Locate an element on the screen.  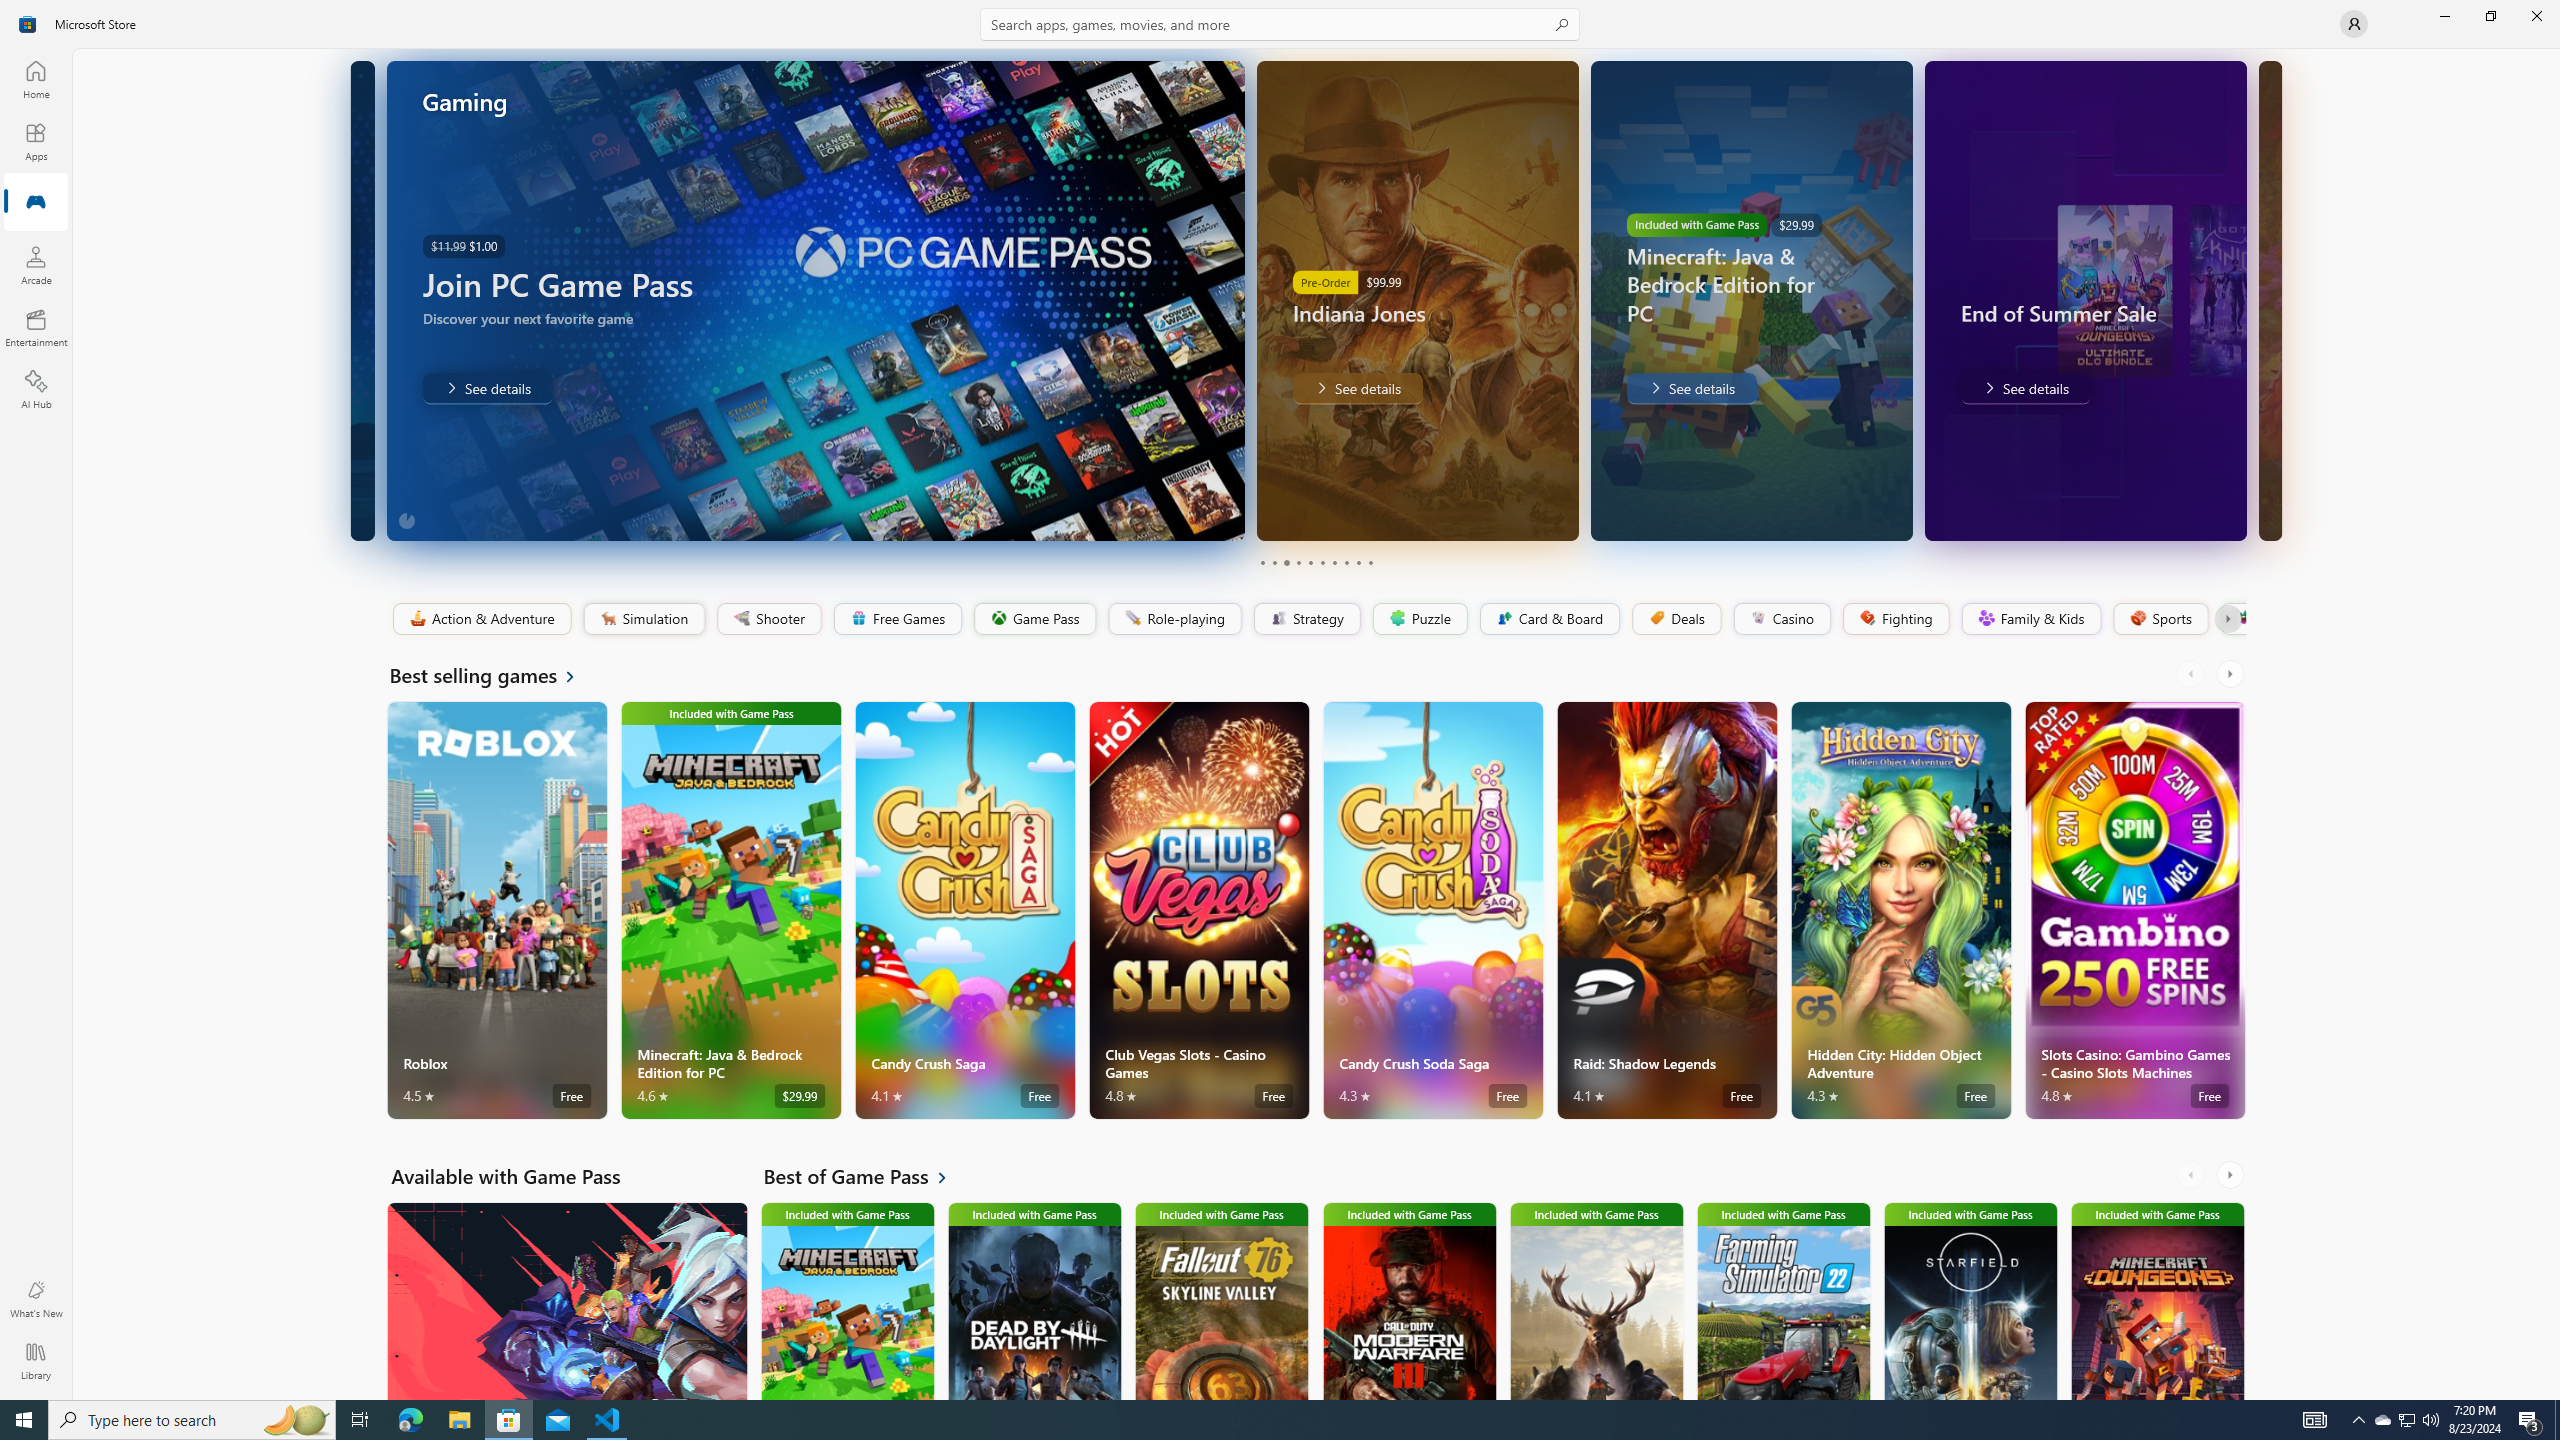
'Simulation' is located at coordinates (643, 618).